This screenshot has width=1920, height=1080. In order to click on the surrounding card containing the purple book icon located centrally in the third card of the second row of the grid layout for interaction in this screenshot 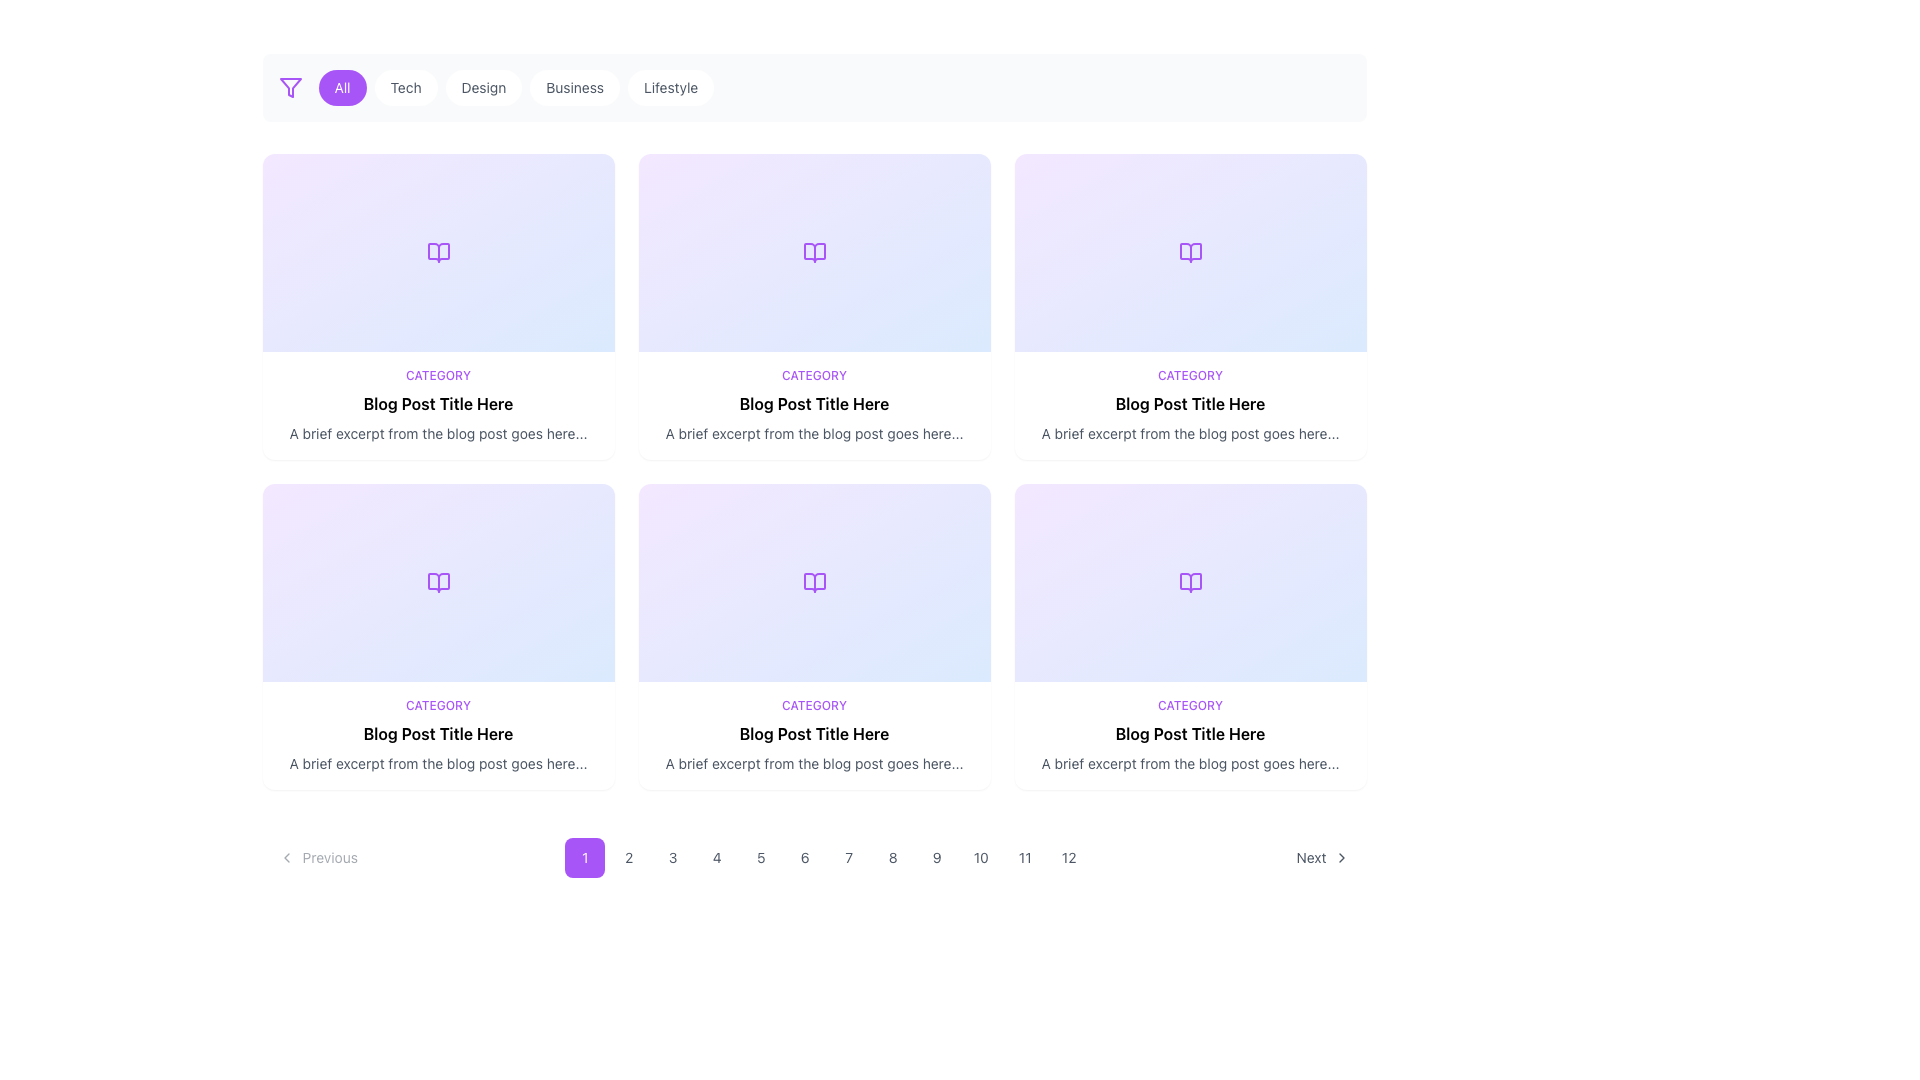, I will do `click(814, 582)`.